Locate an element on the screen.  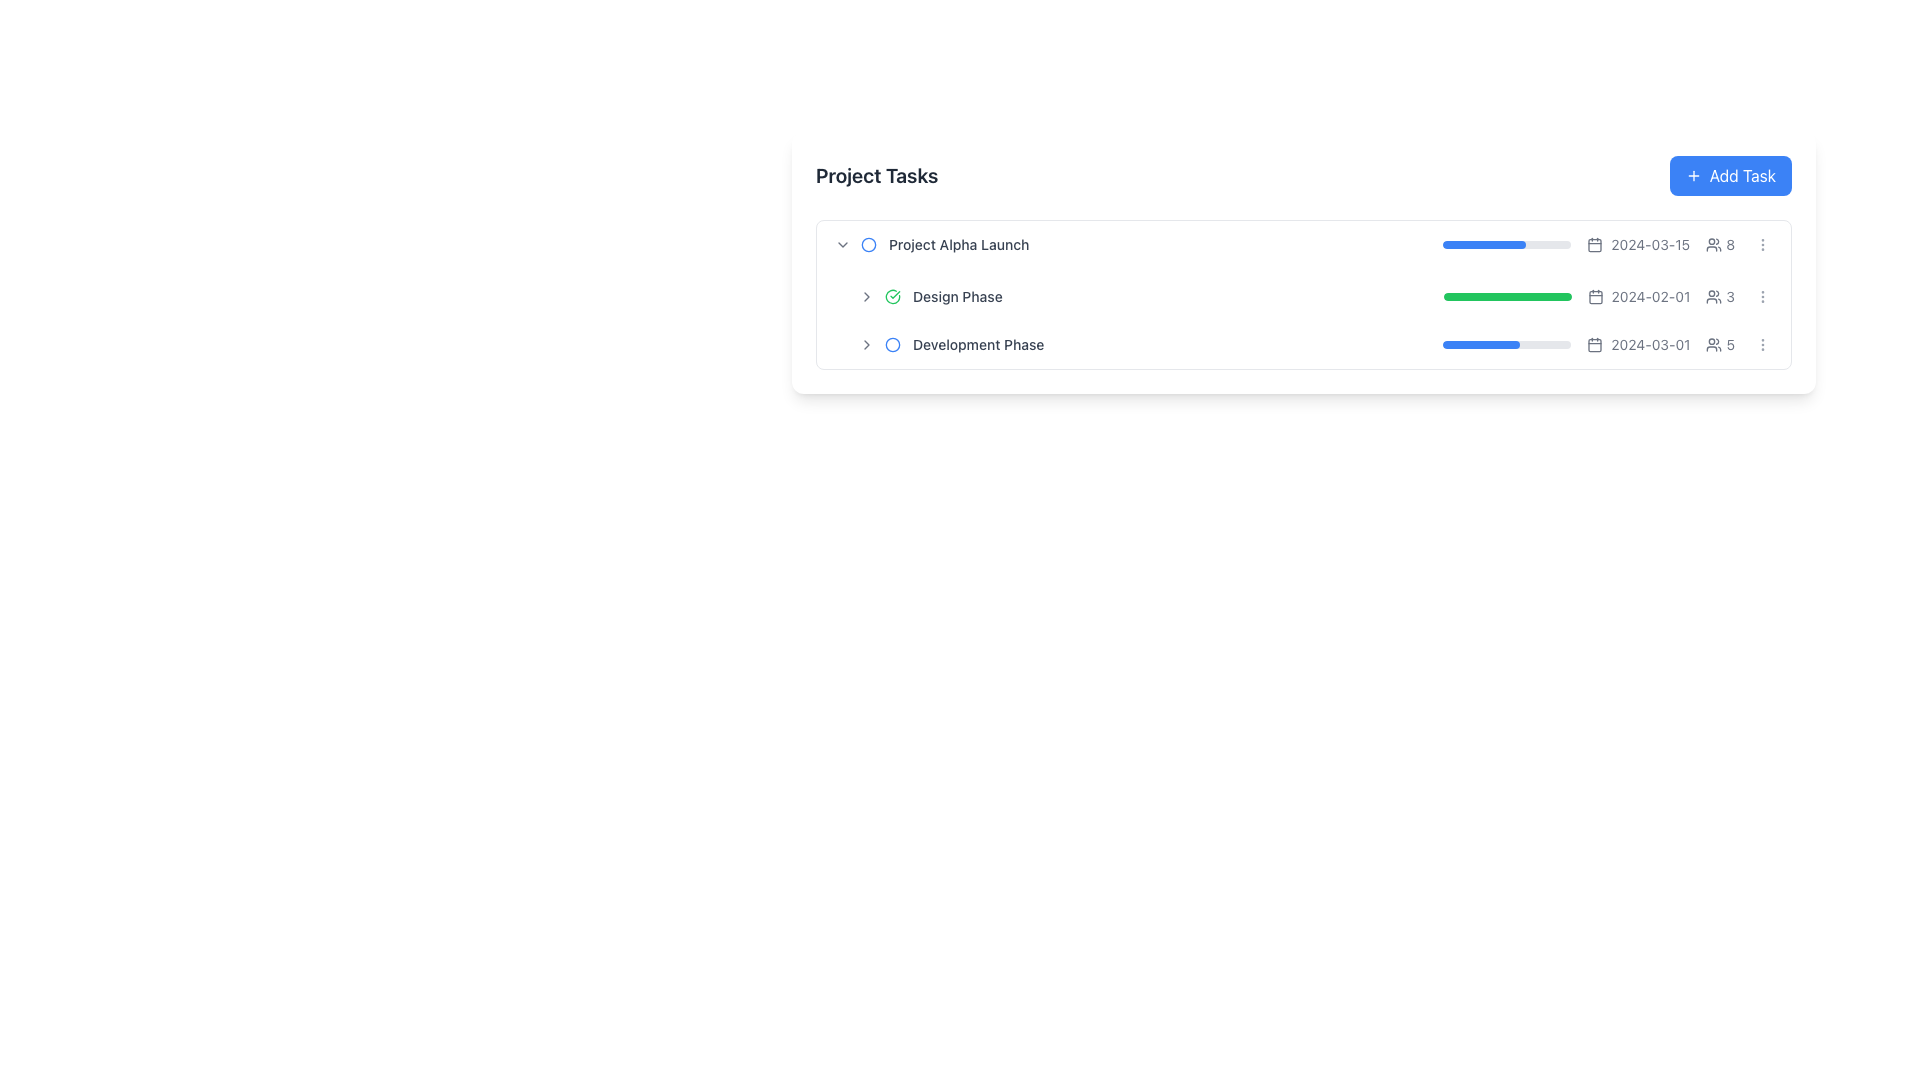
the visual indicator icon representing the 'Development Phase' of a task, located next to the text 'Development Phase' in the 'Project Tasks' section is located at coordinates (868, 244).